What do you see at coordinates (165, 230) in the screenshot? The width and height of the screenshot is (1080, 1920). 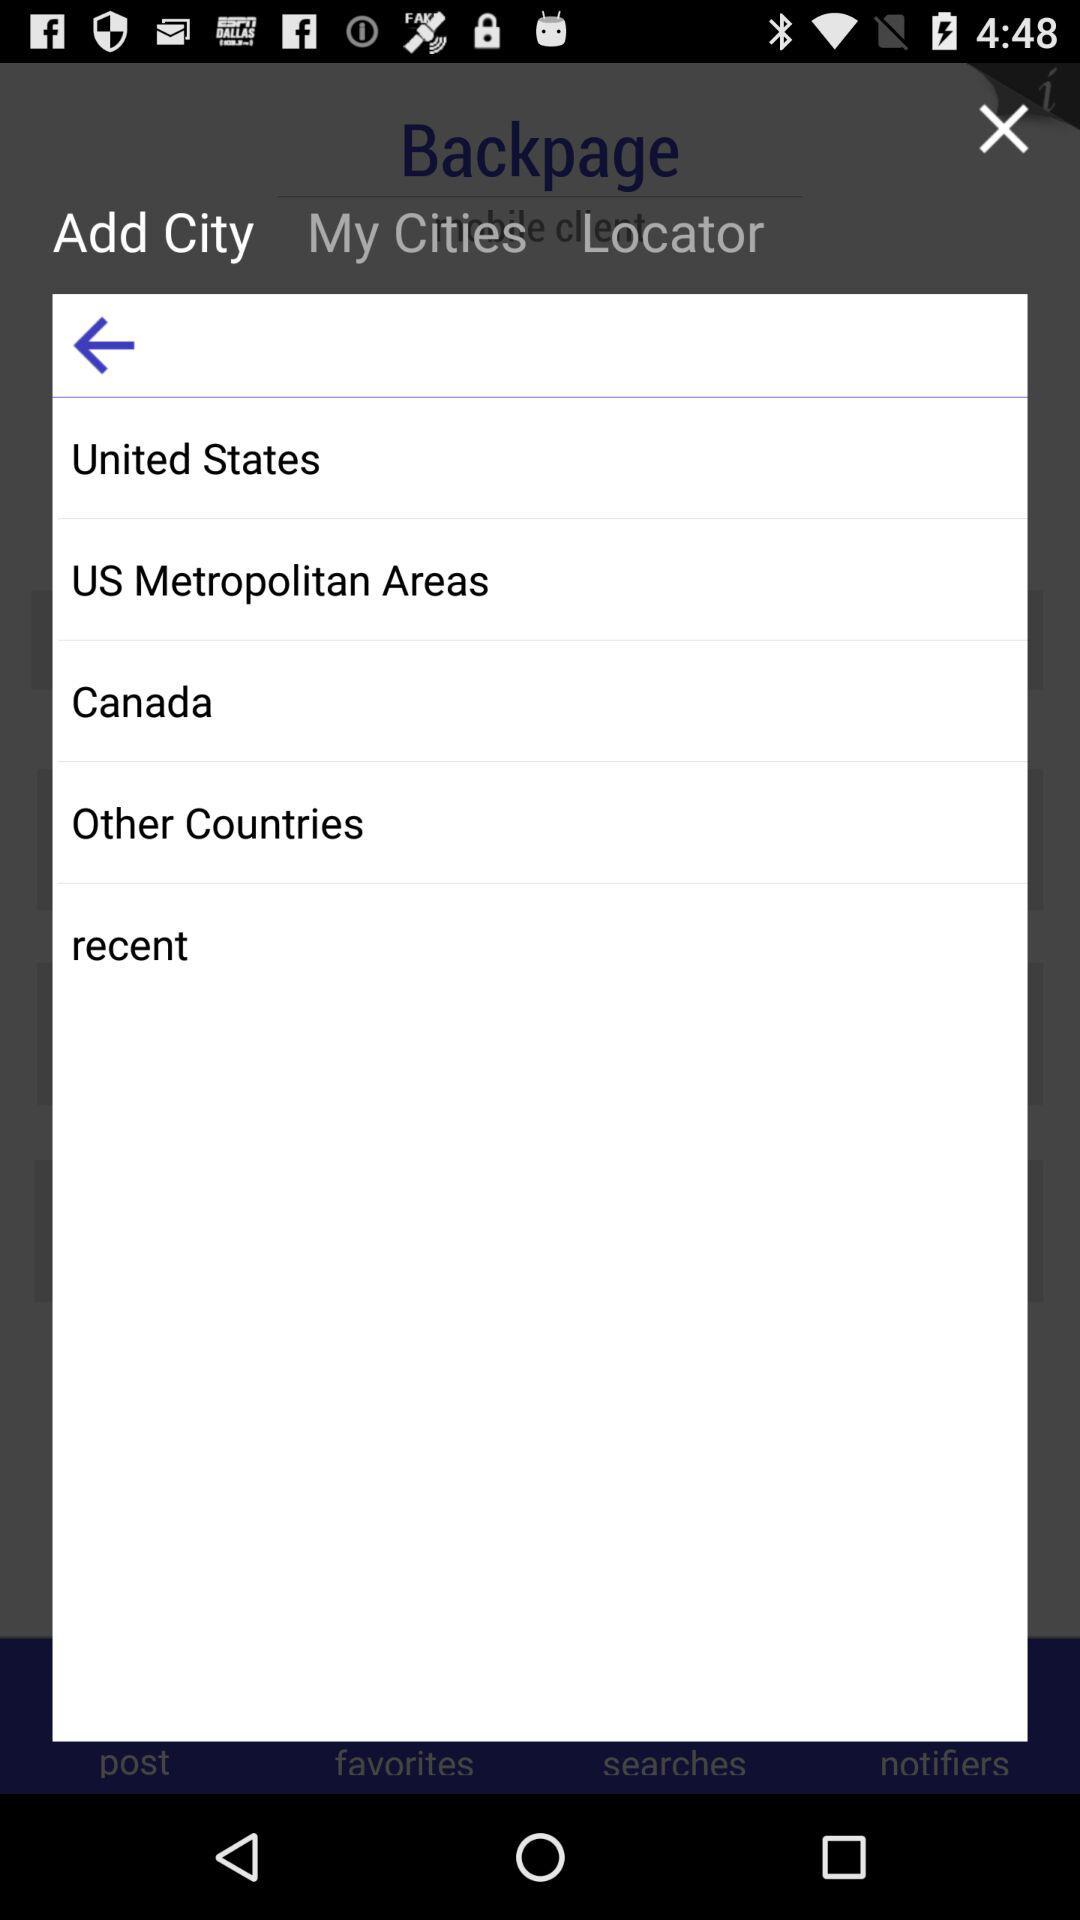 I see `button next to the my cities item` at bounding box center [165, 230].